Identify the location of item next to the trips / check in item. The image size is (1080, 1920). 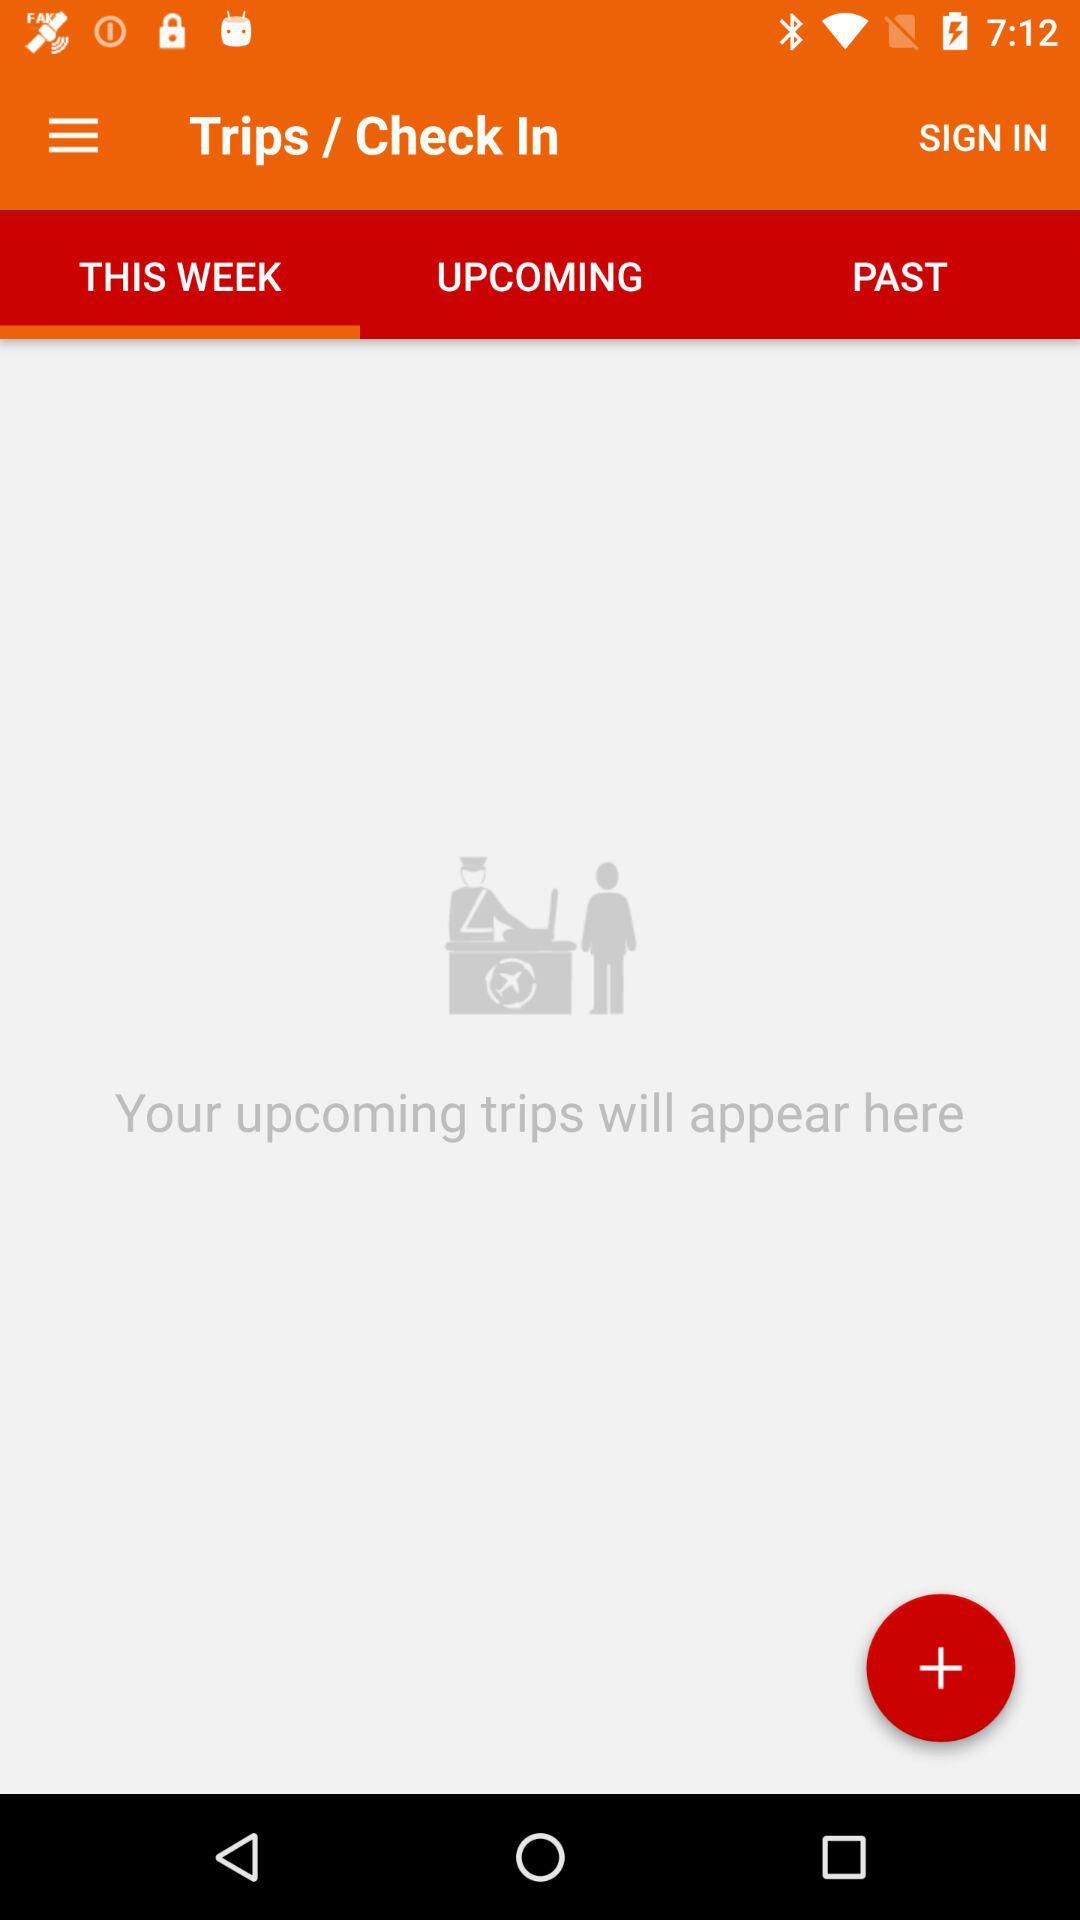
(982, 135).